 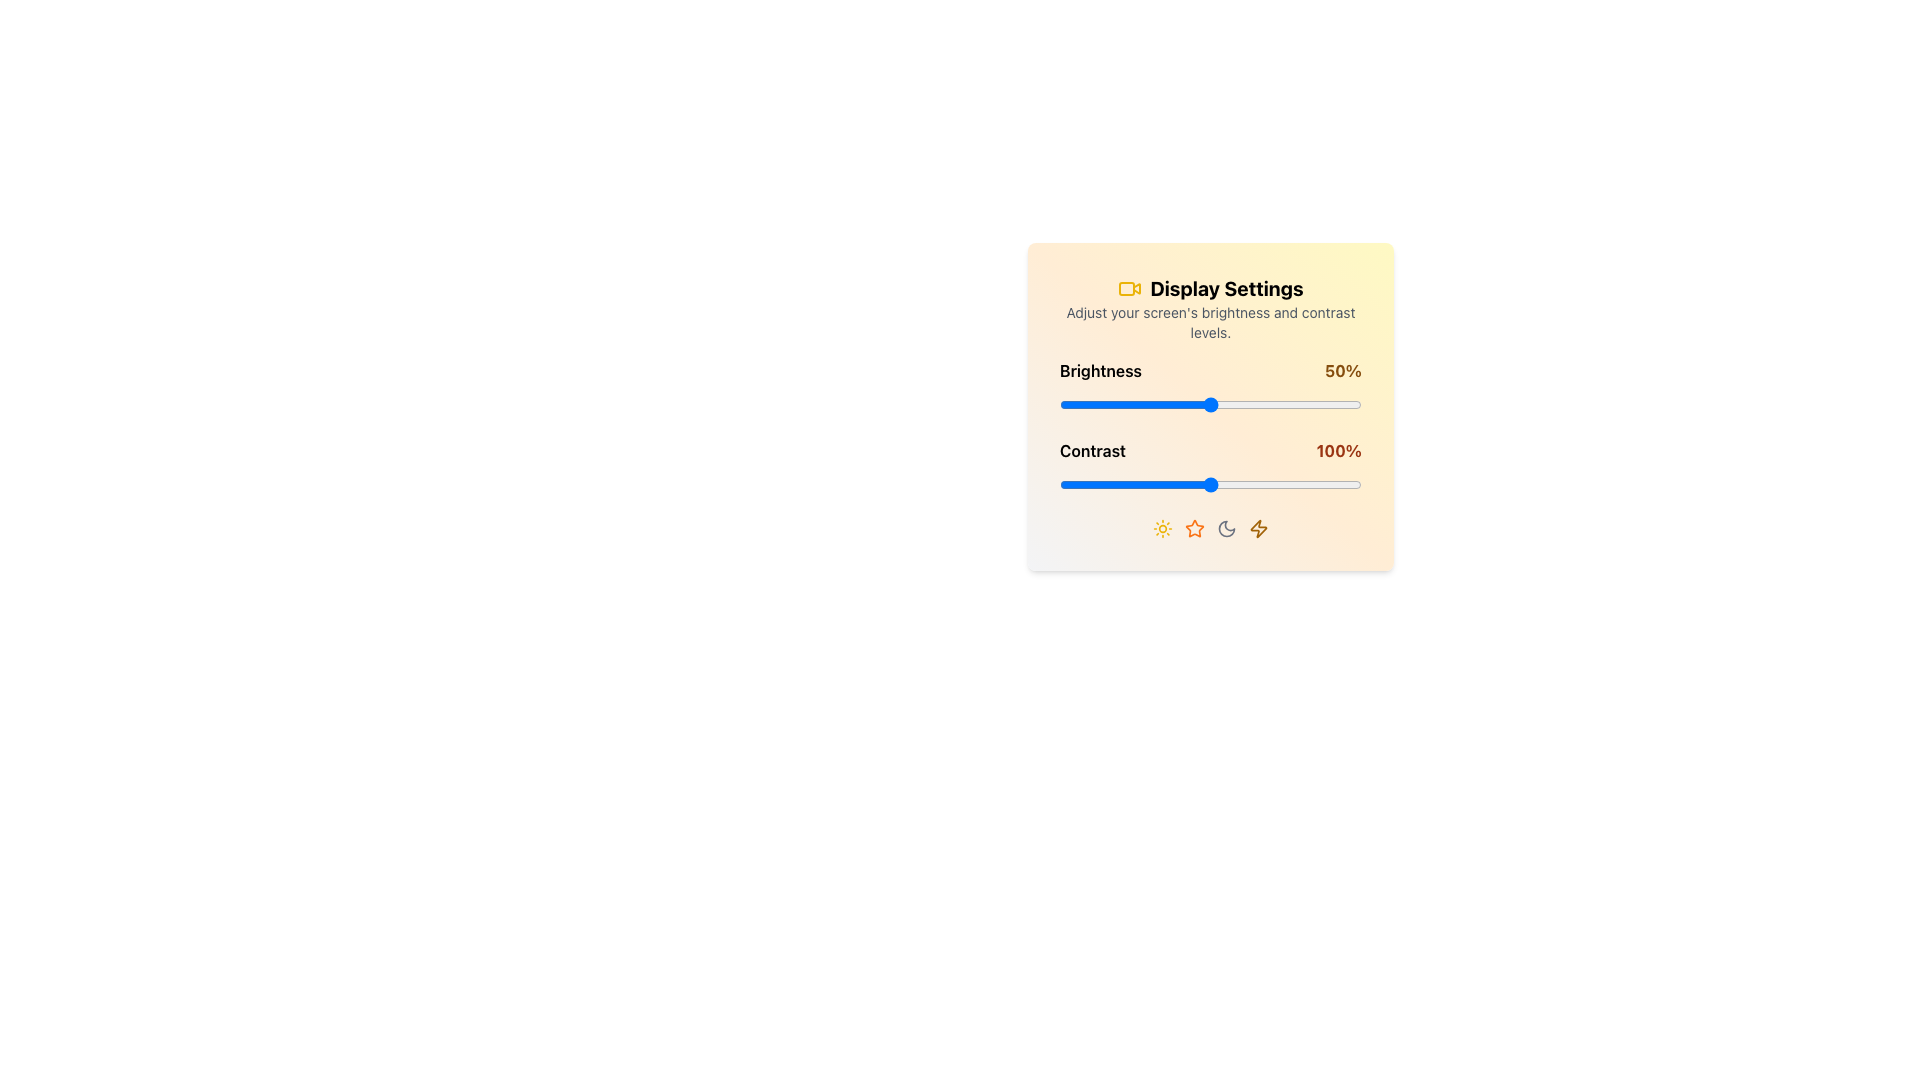 What do you see at coordinates (1162, 527) in the screenshot?
I see `the bright yellow sun icon` at bounding box center [1162, 527].